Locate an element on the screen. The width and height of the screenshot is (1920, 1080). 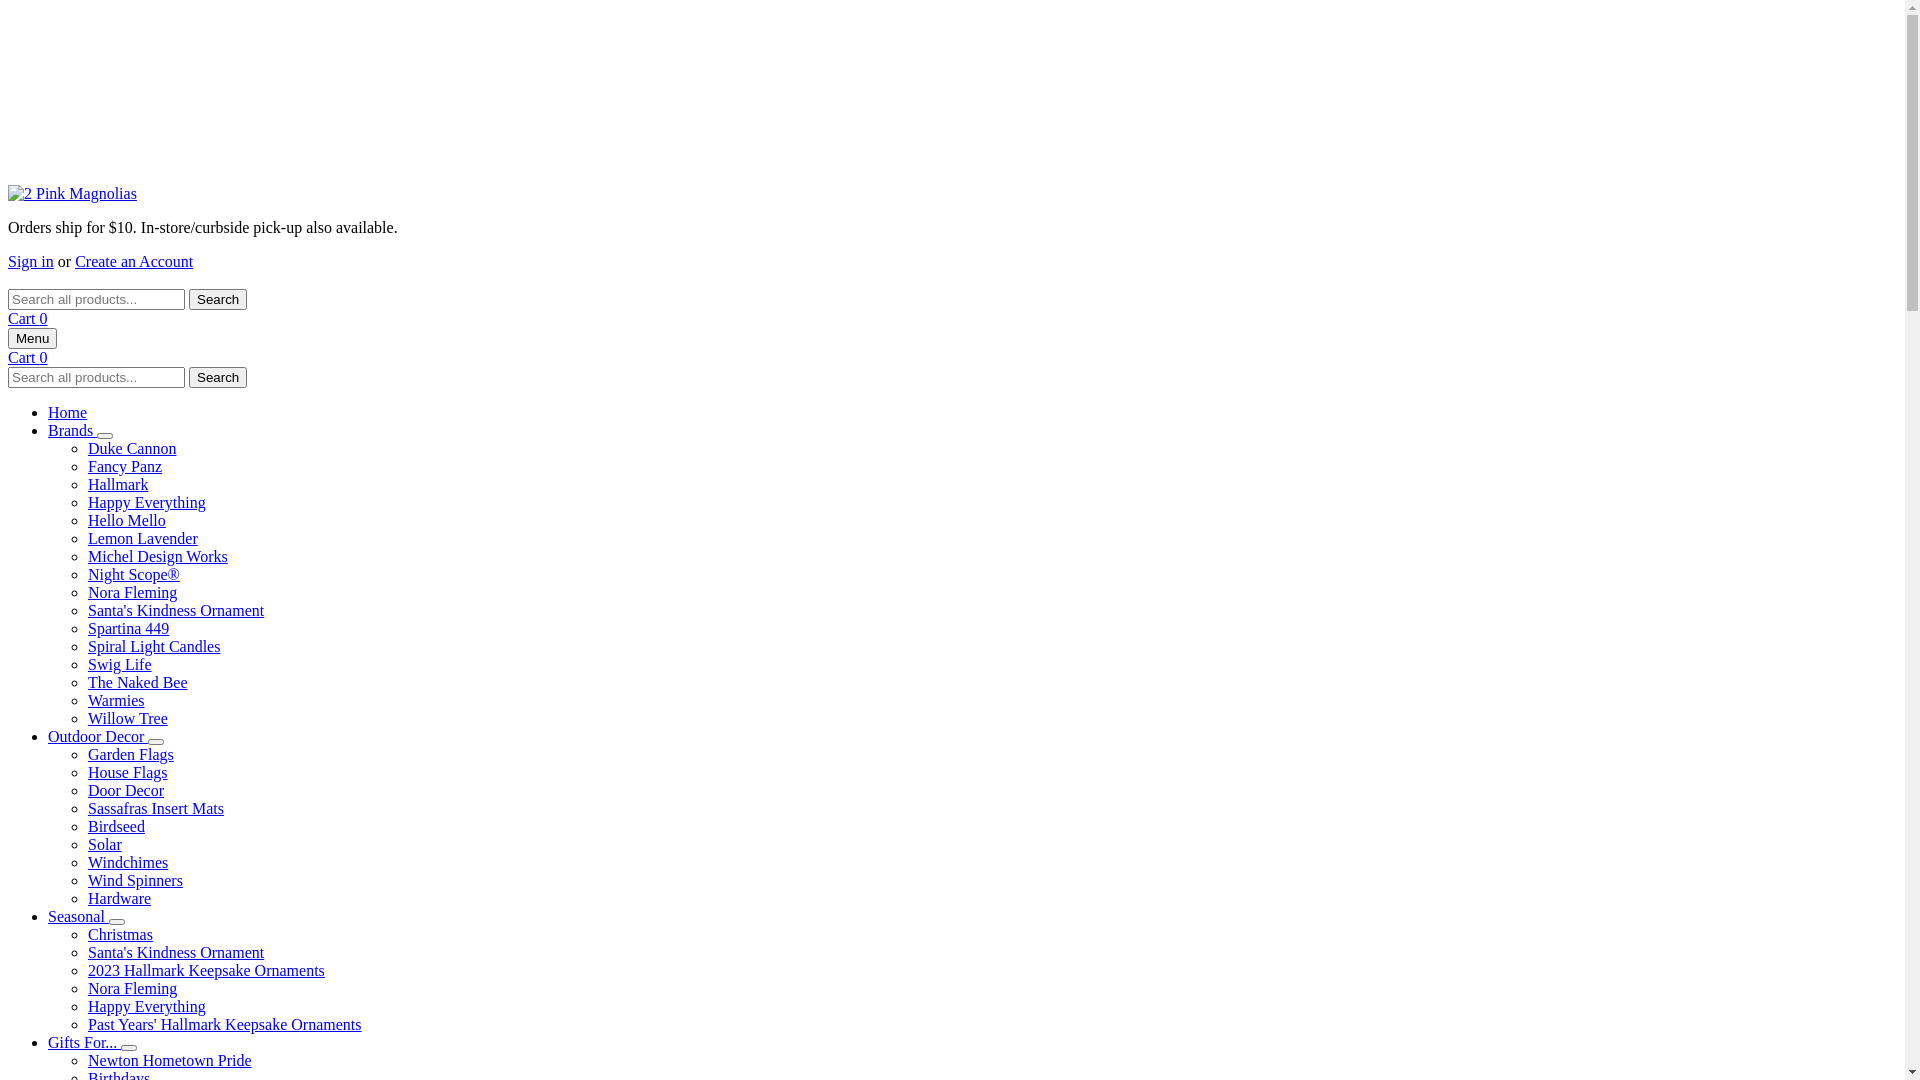
'Windchimes' is located at coordinates (127, 861).